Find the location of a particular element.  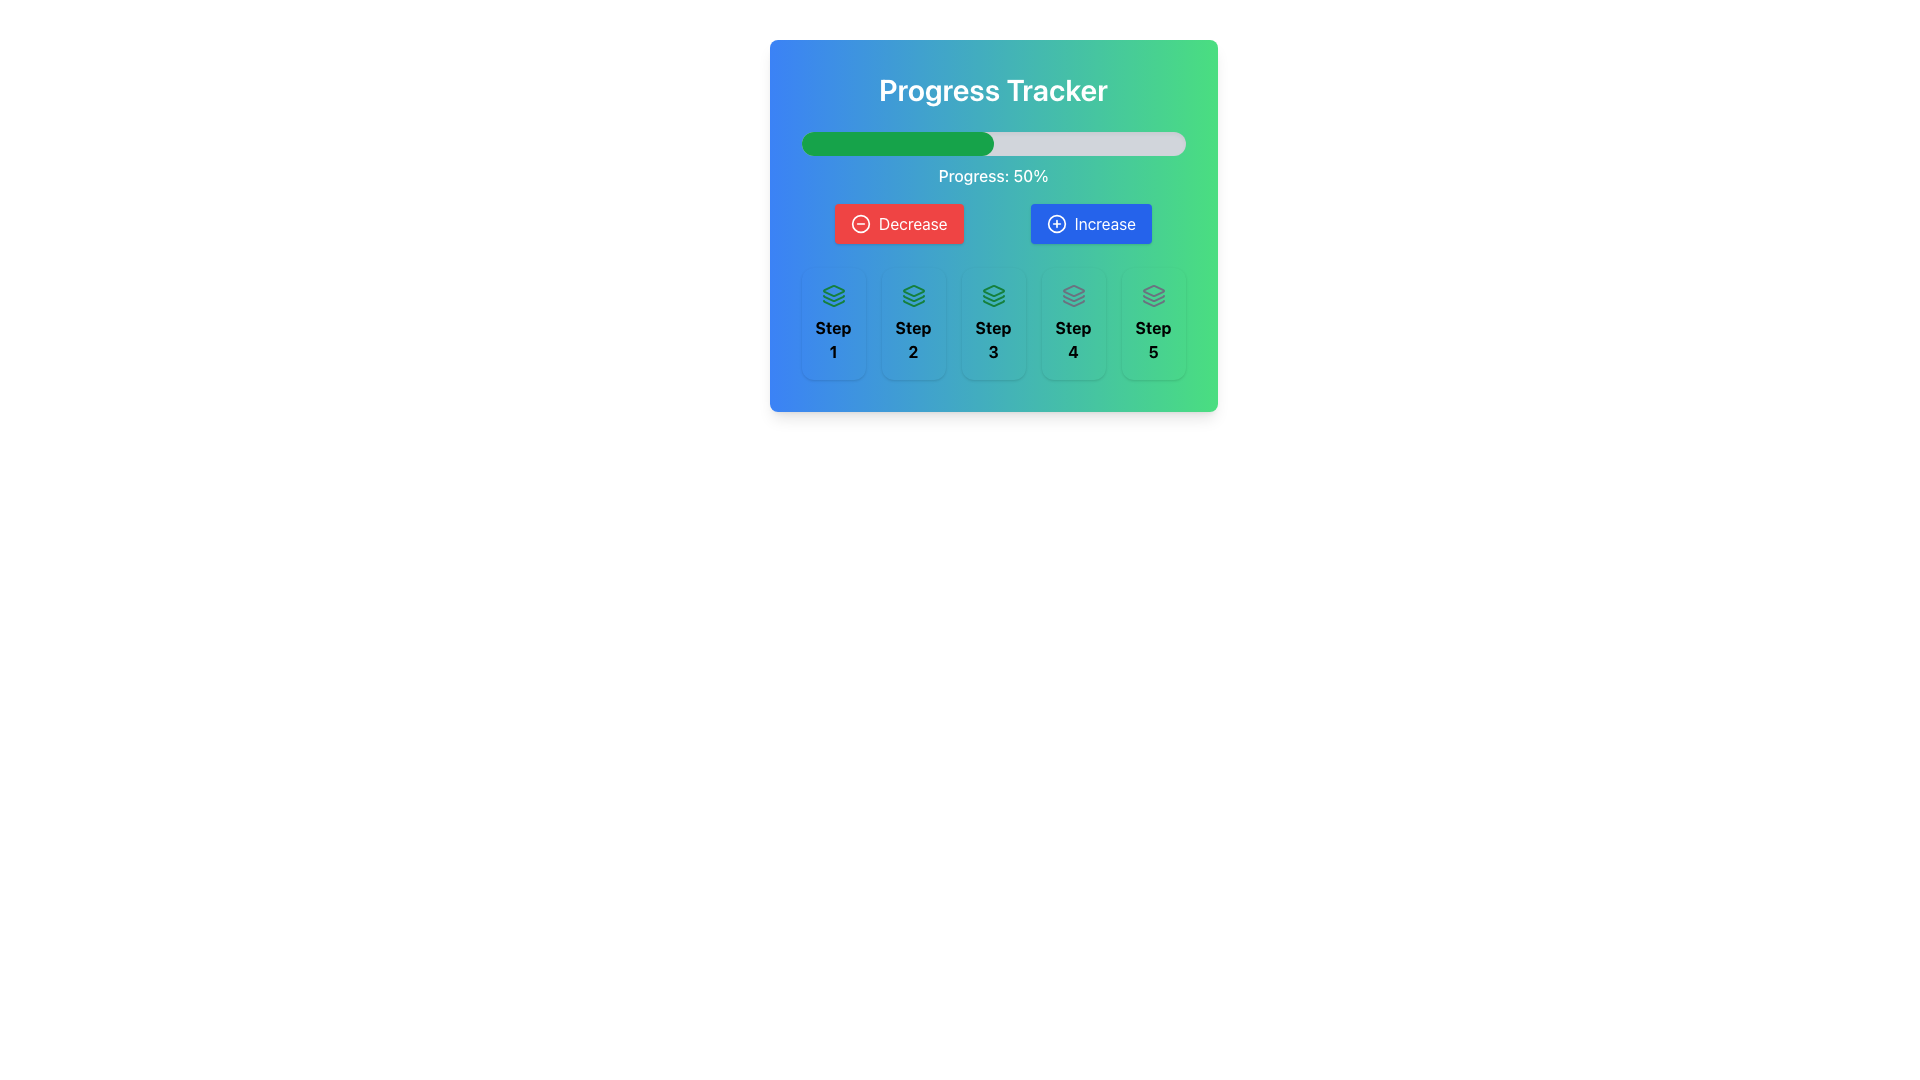

the second segment of the visual stack representation in the Step 3 icon of the progress tracker is located at coordinates (993, 298).